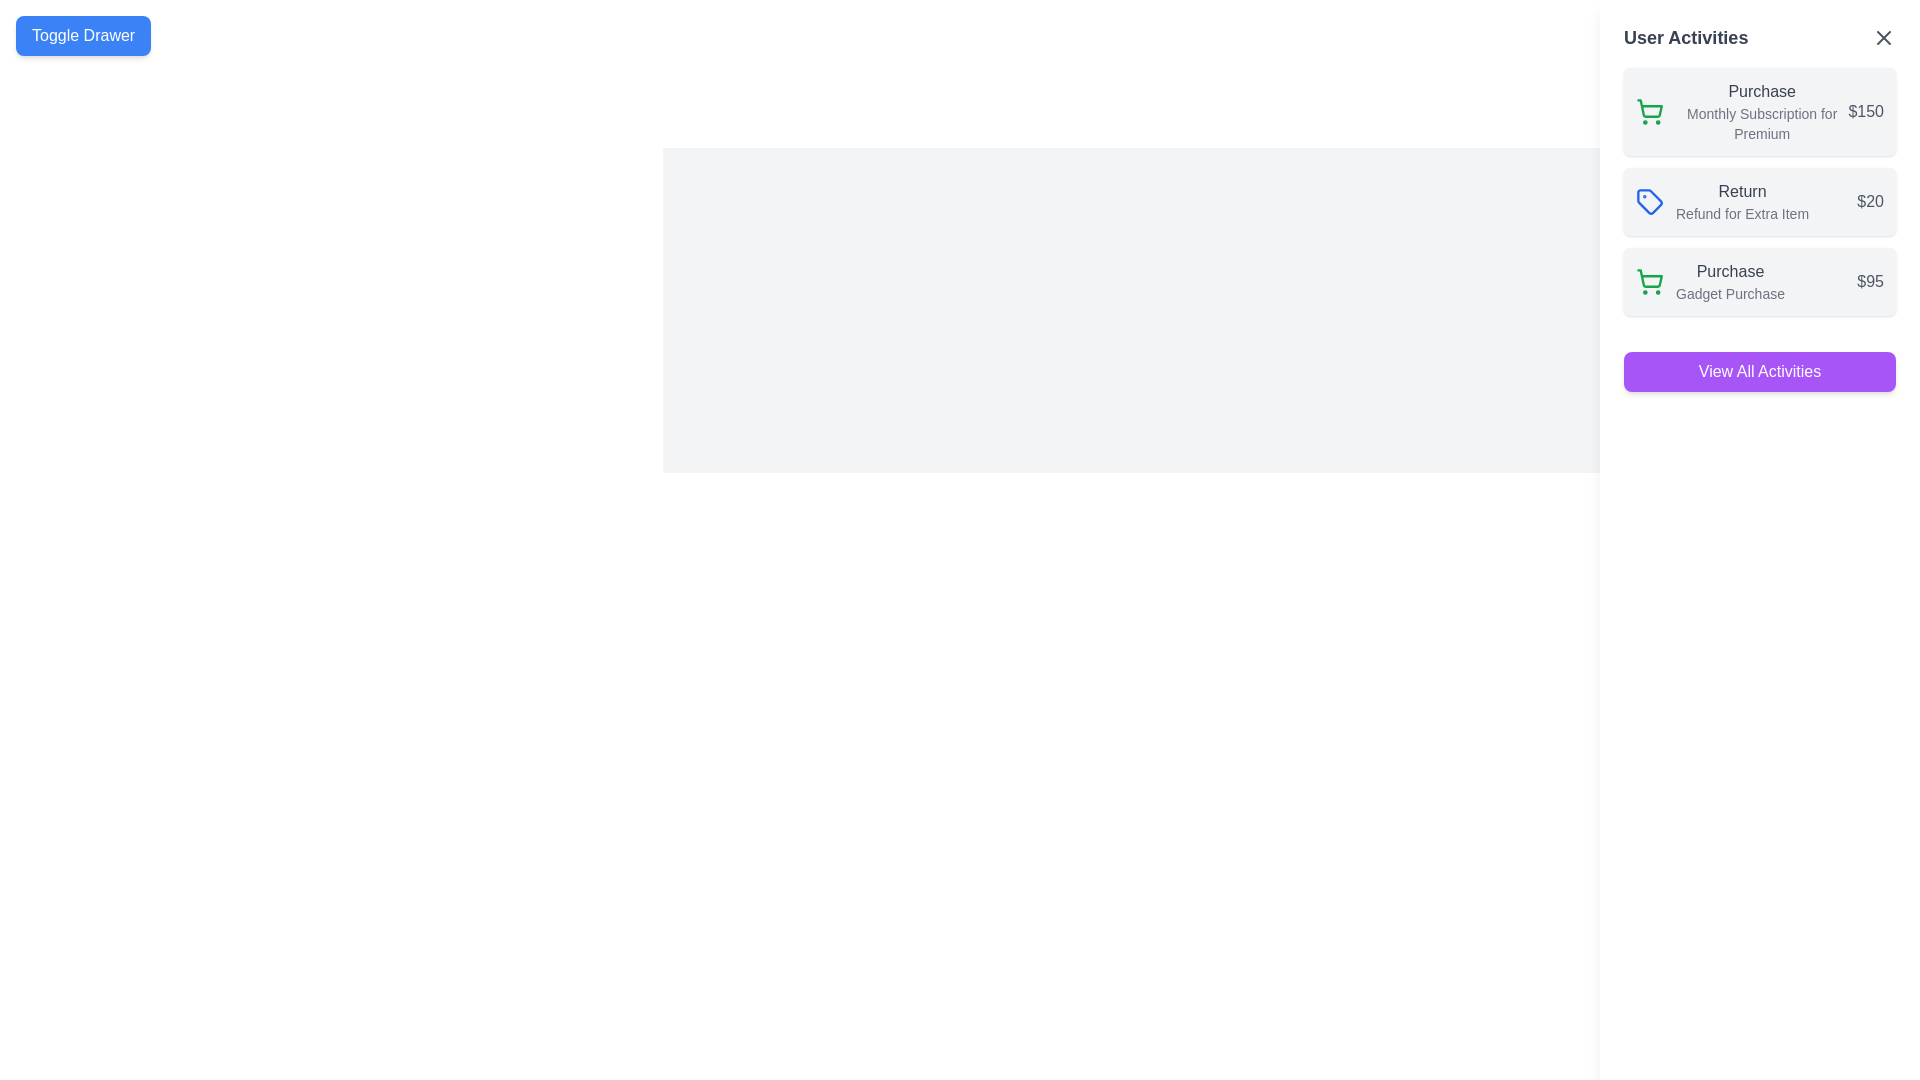 This screenshot has height=1080, width=1920. What do you see at coordinates (1729, 281) in the screenshot?
I see `the Text label element that displays 'Purchase' and 'Gadget Purchase' located in the third block of the 'User Activities' sidebar, positioned between 'Return' and 'View All Activities'` at bounding box center [1729, 281].